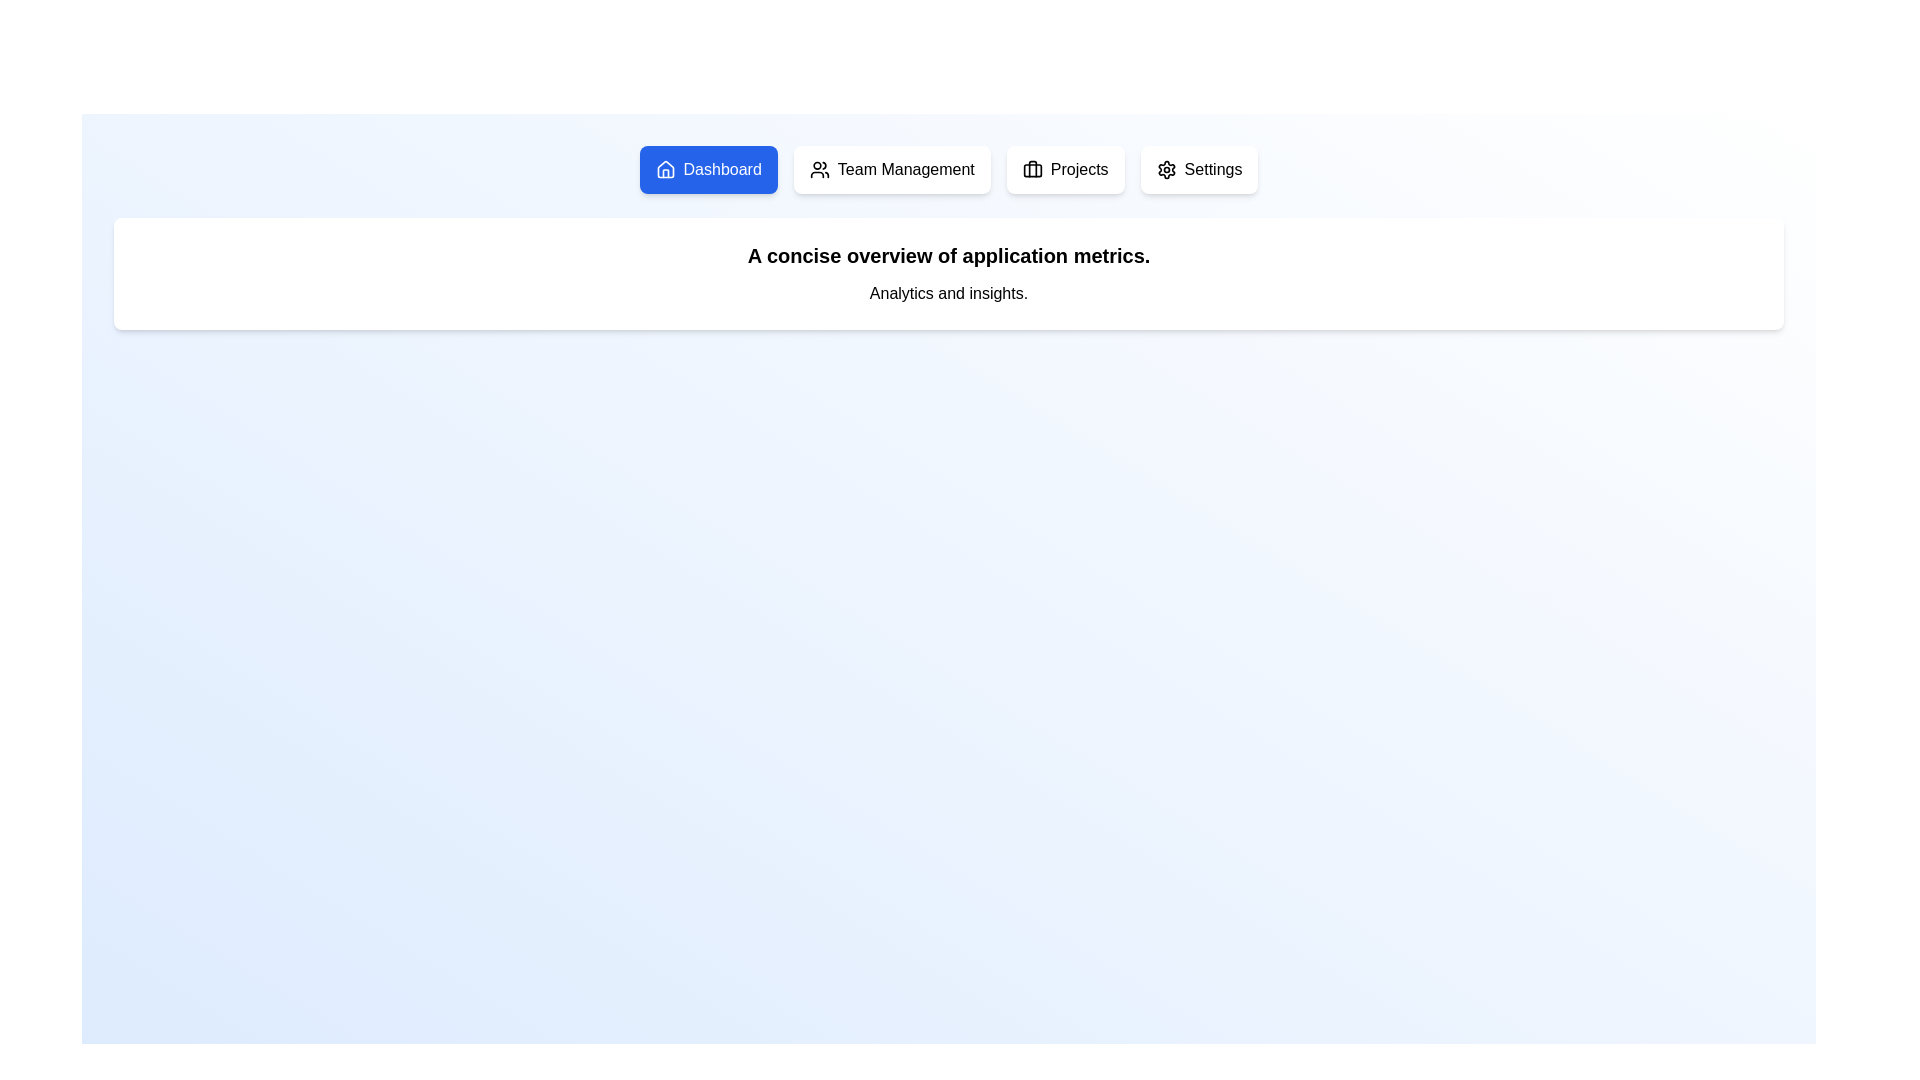 This screenshot has height=1080, width=1920. I want to click on the Informational Text Block that summarizes application metrics, located in the upper third of the interface, so click(948, 273).